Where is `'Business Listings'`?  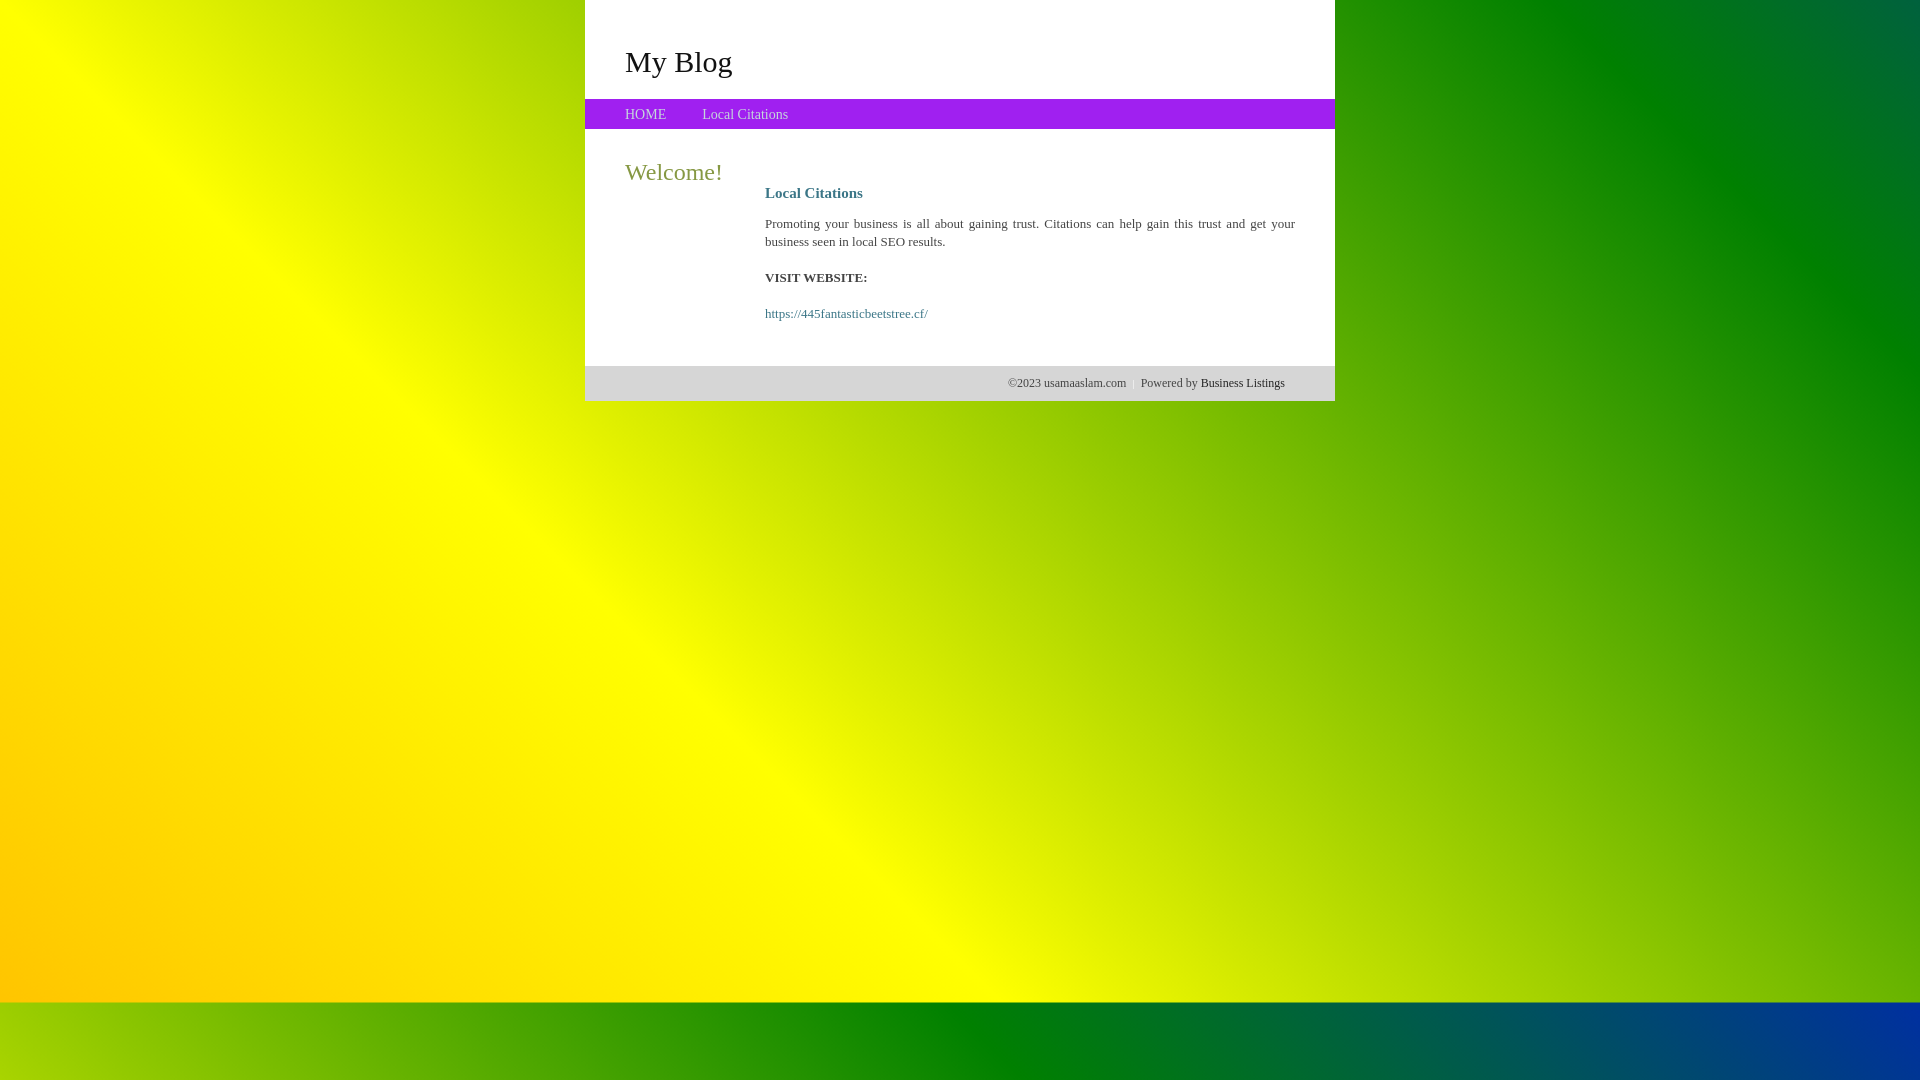 'Business Listings' is located at coordinates (1242, 382).